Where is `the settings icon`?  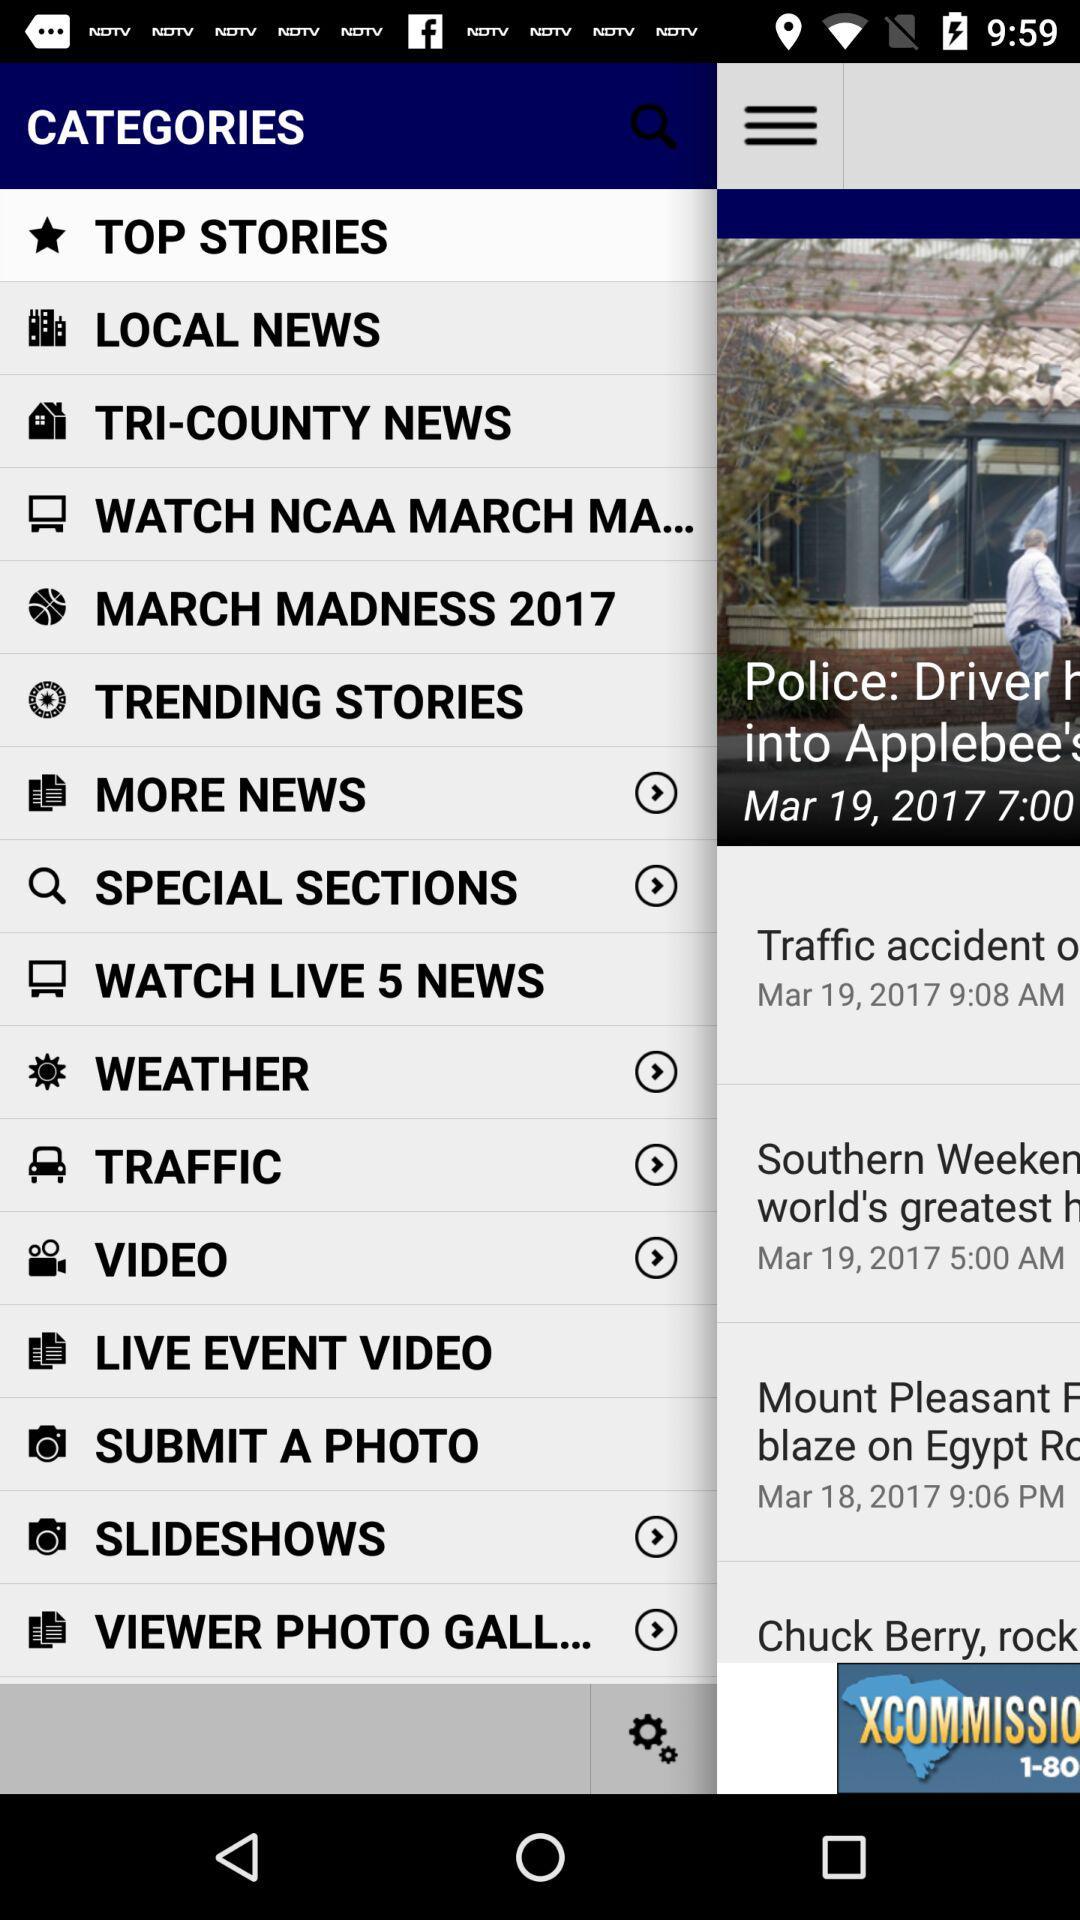
the settings icon is located at coordinates (654, 1737).